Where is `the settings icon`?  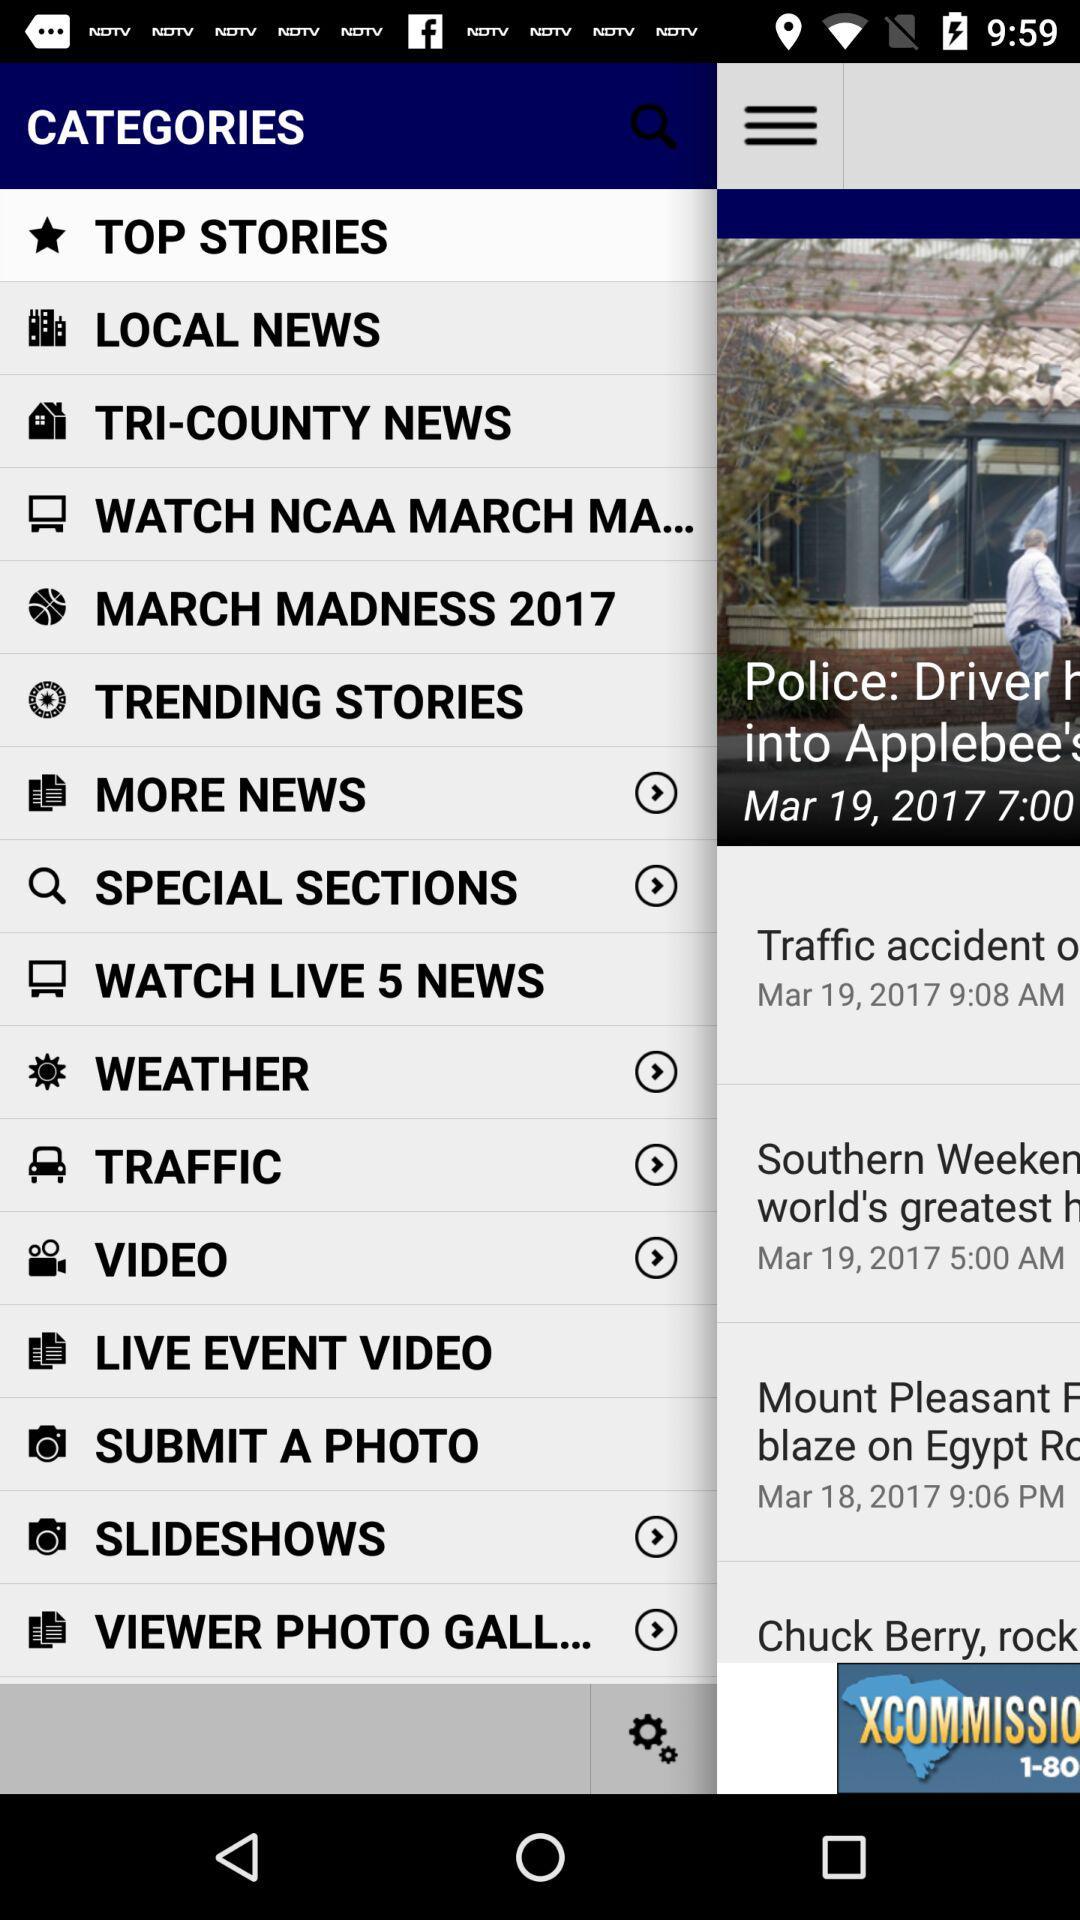
the settings icon is located at coordinates (654, 1737).